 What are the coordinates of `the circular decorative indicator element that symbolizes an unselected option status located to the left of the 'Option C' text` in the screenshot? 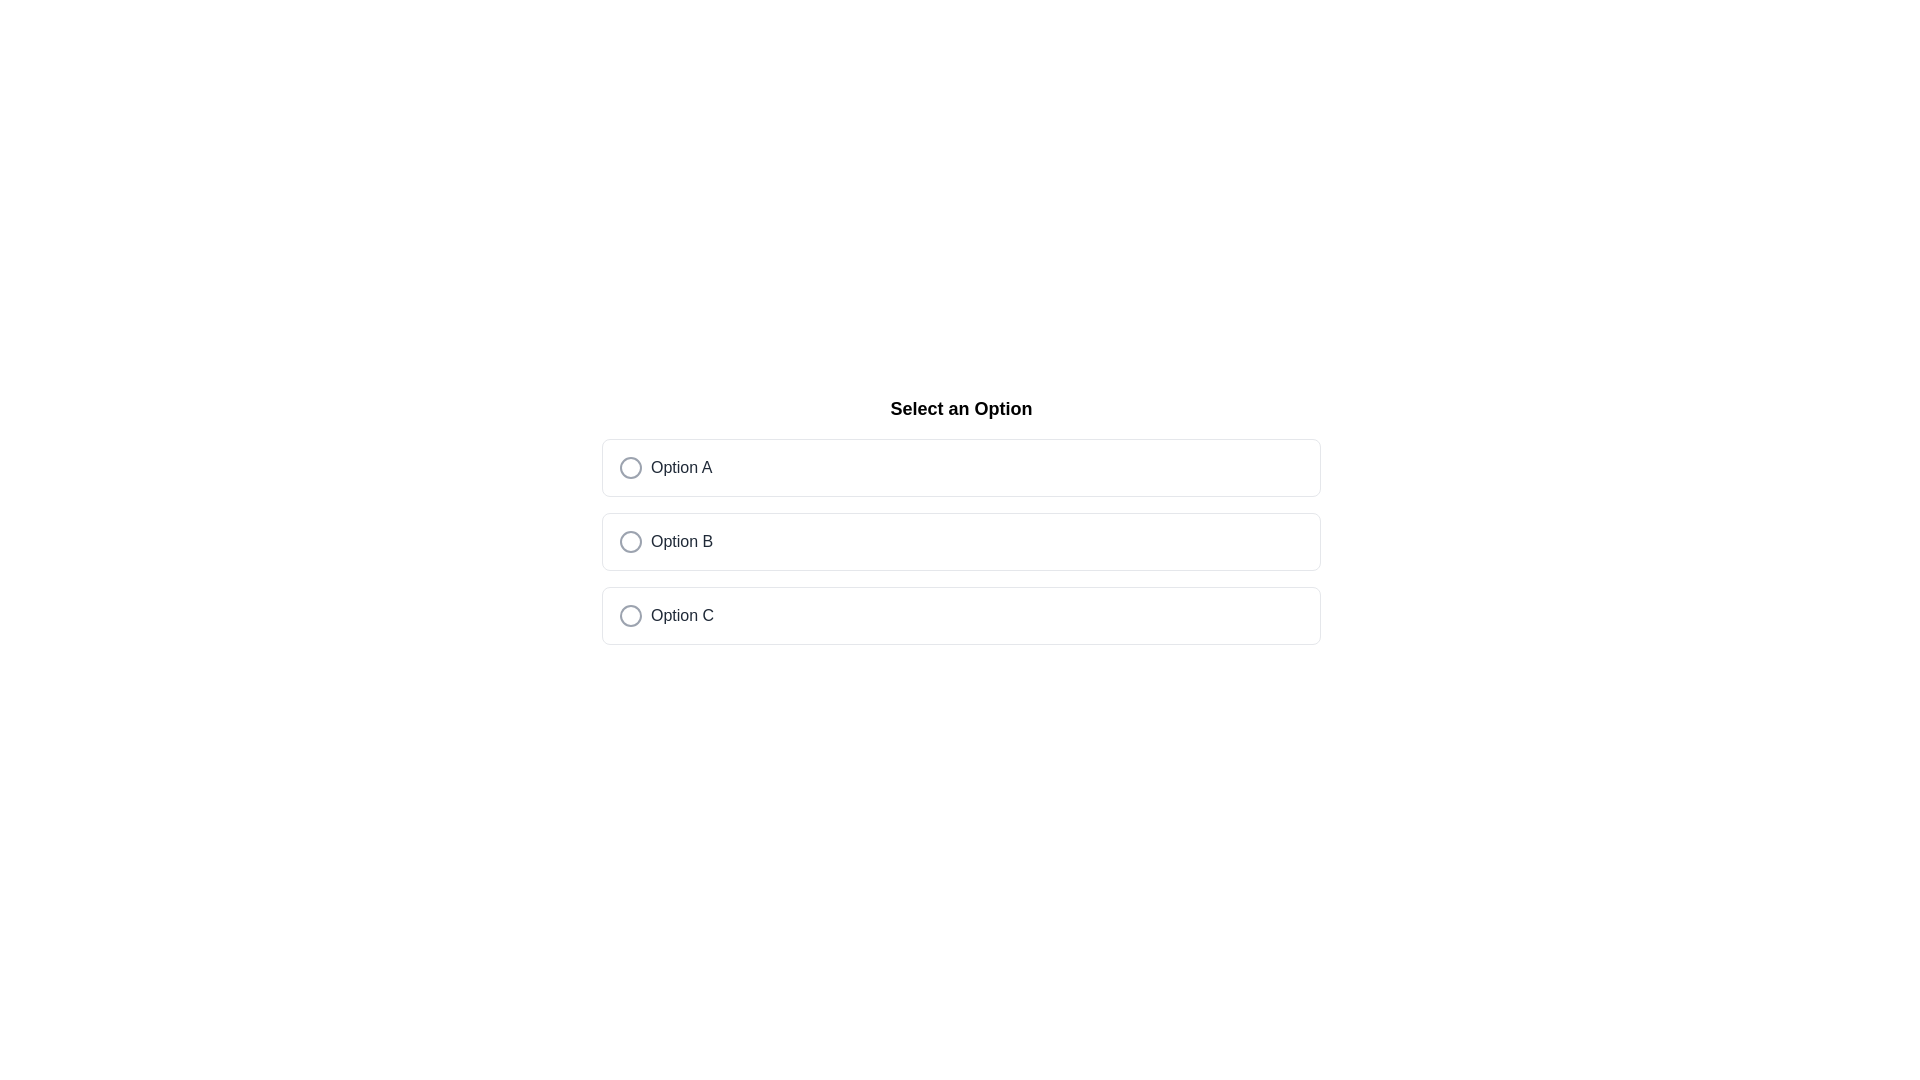 It's located at (629, 615).